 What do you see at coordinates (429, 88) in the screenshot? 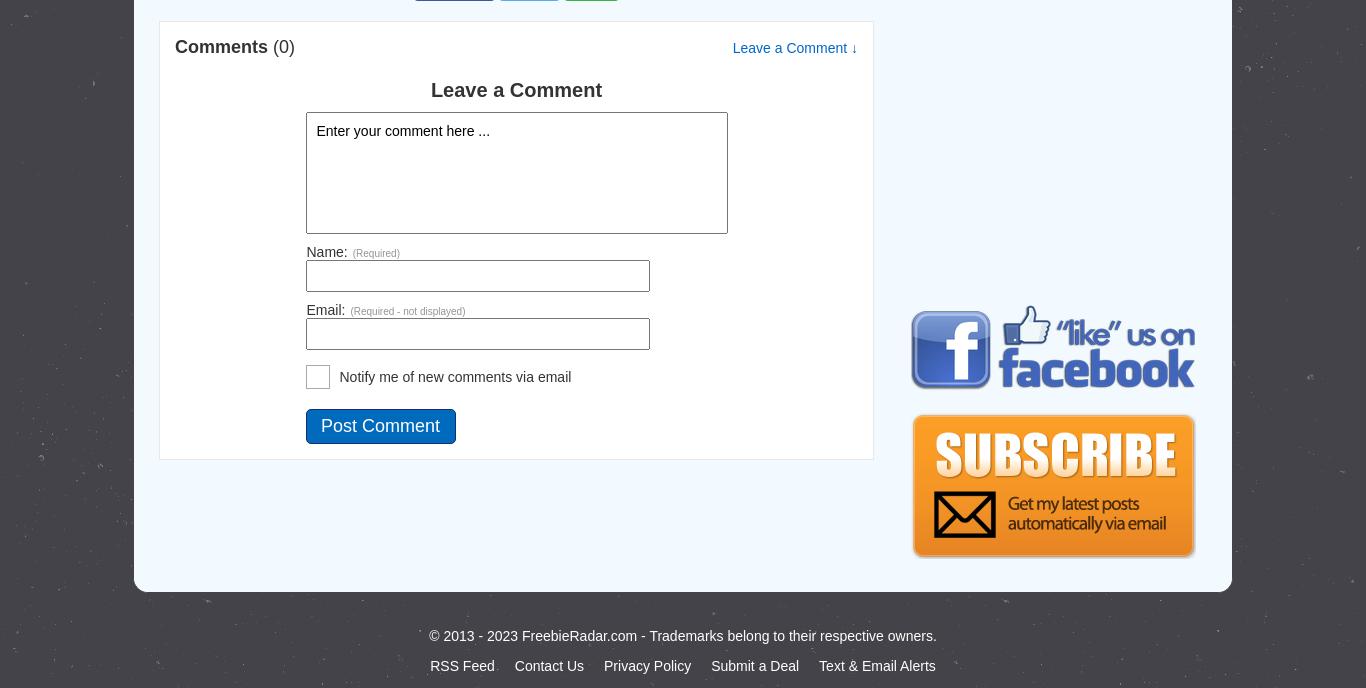
I see `'Leave a Comment'` at bounding box center [429, 88].